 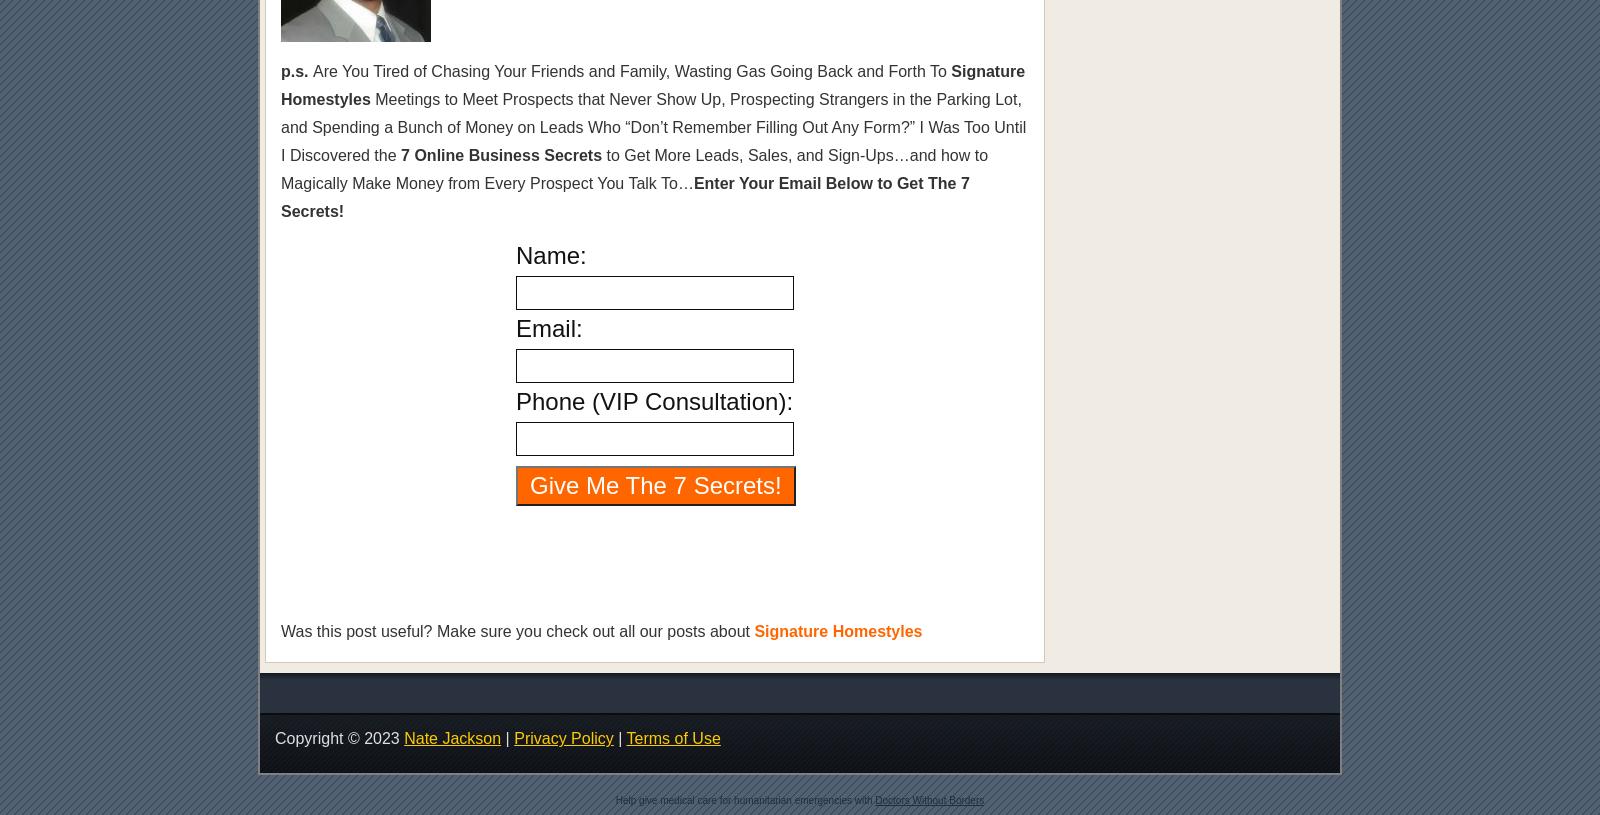 What do you see at coordinates (928, 800) in the screenshot?
I see `'Doctors Without Borders'` at bounding box center [928, 800].